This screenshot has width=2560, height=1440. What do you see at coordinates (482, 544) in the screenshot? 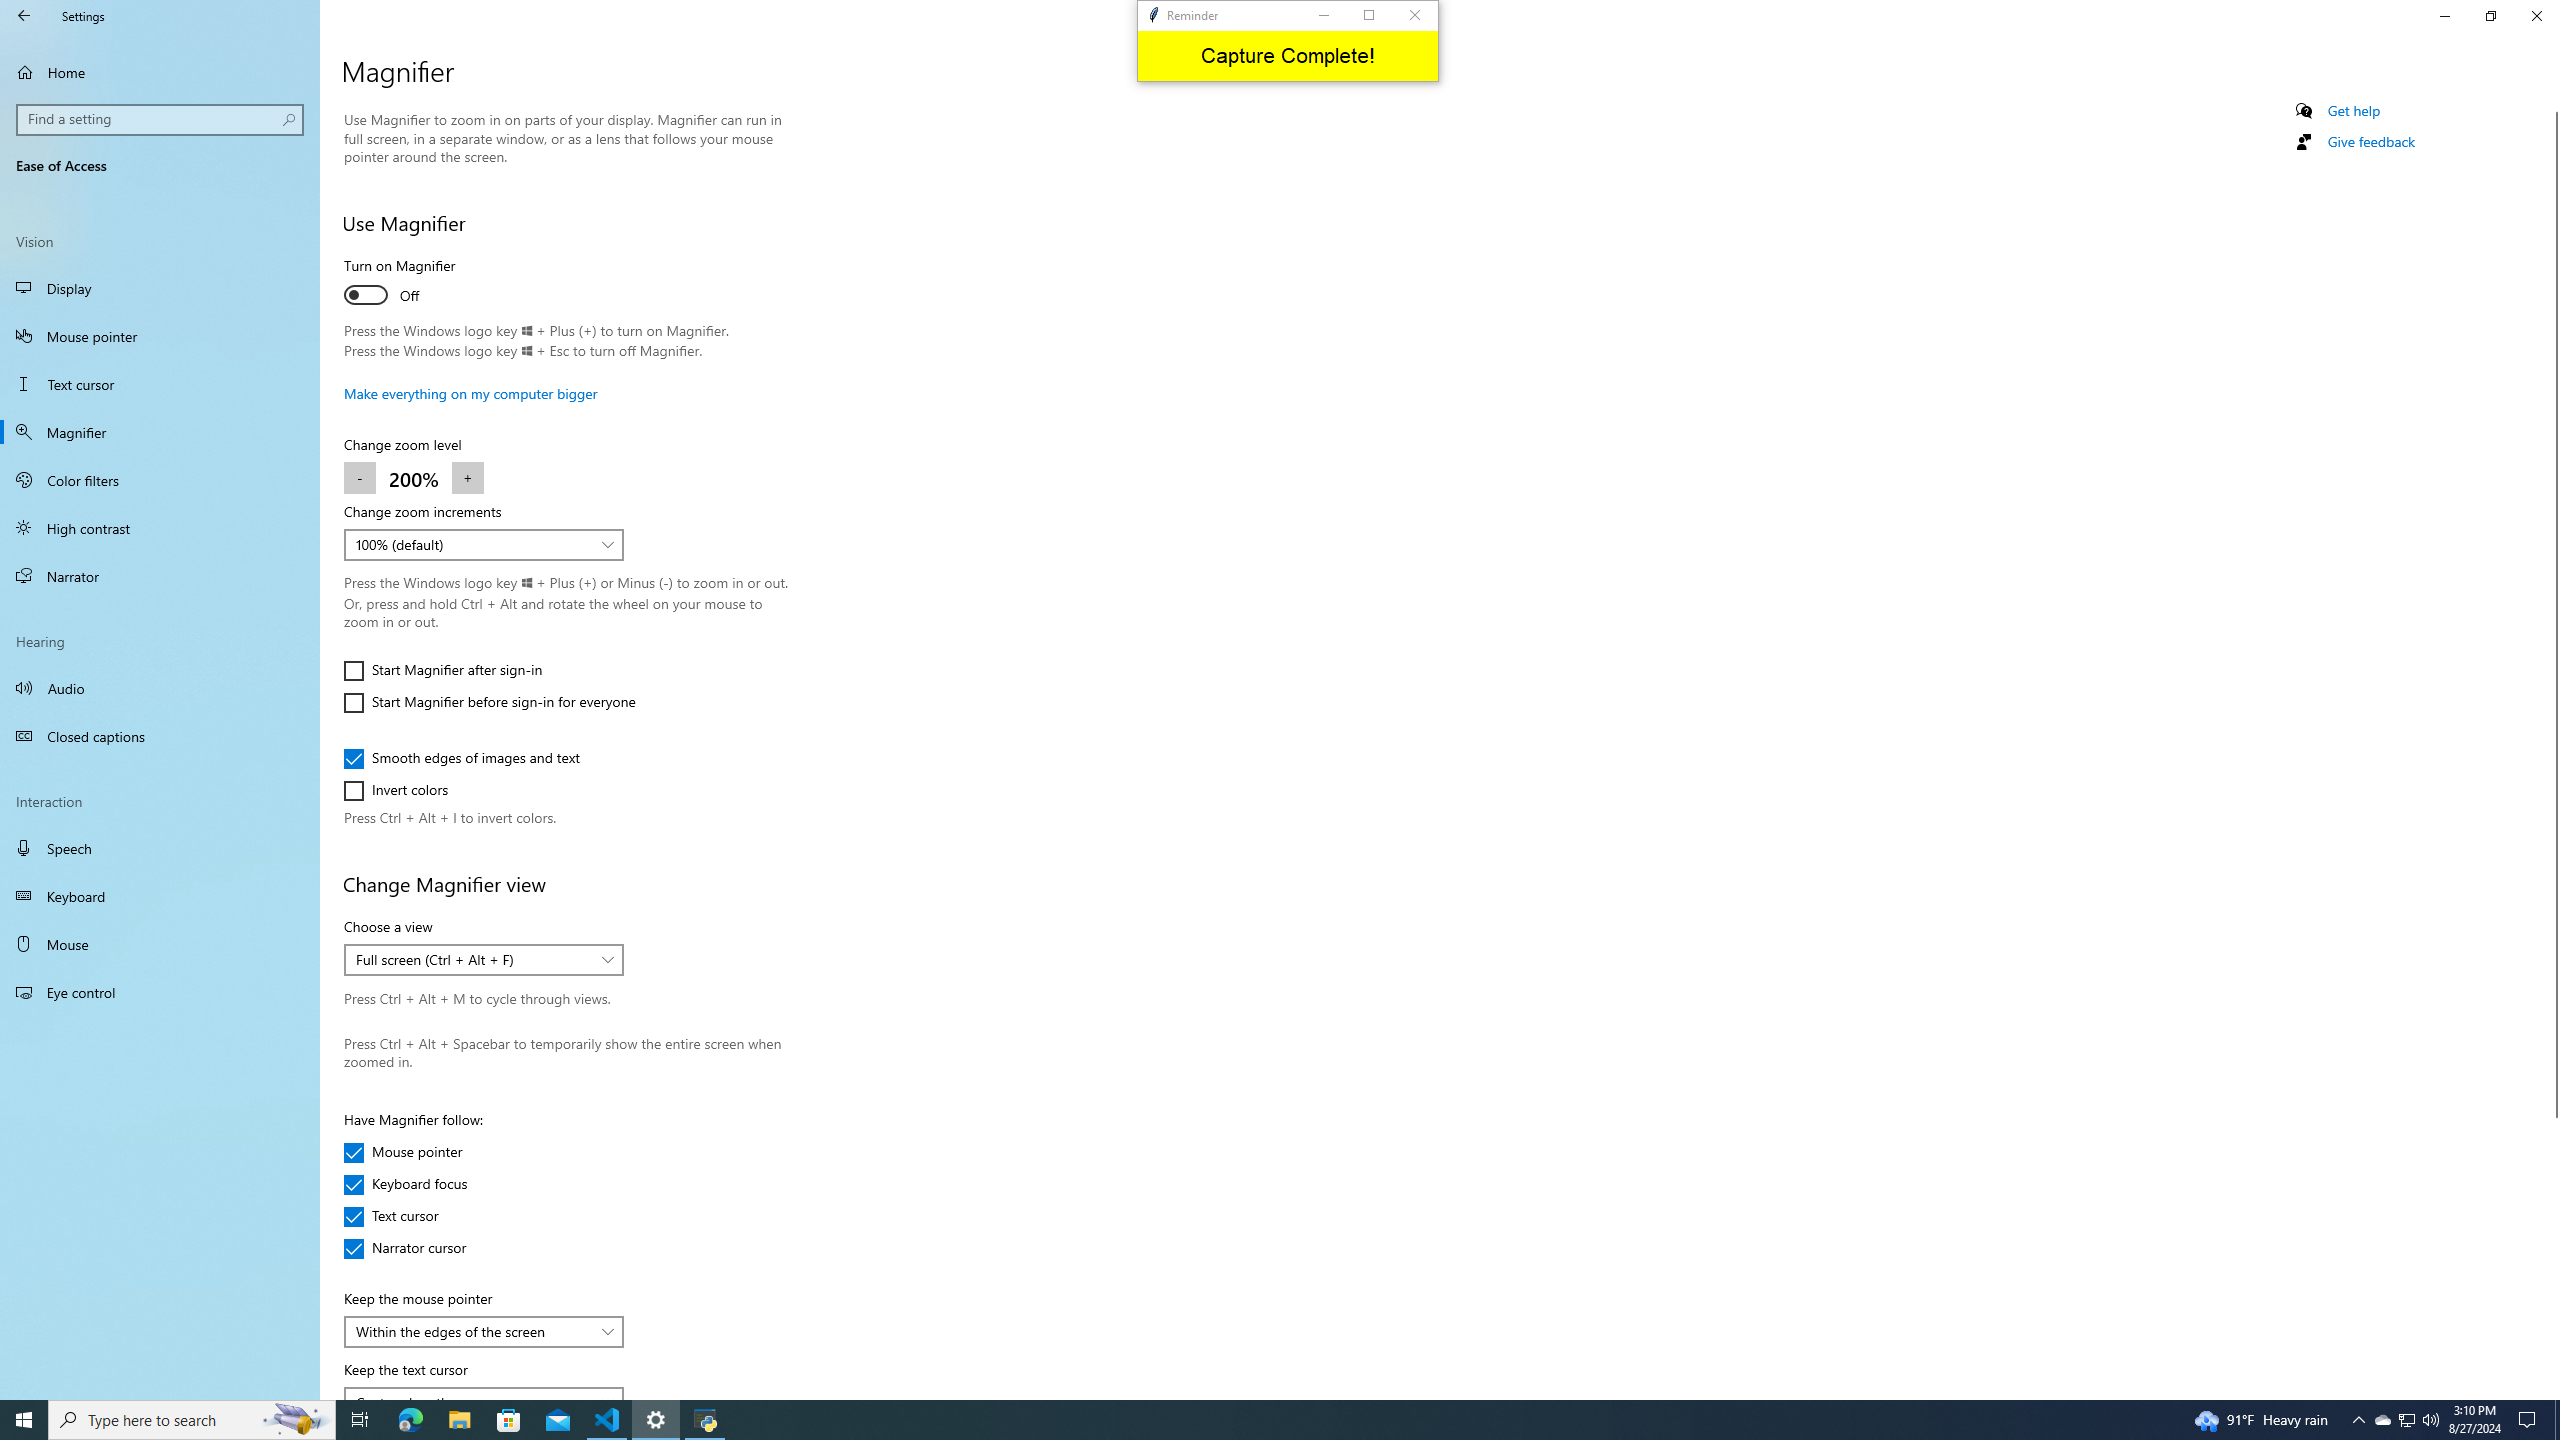
I see `'Change zoom increments'` at bounding box center [482, 544].